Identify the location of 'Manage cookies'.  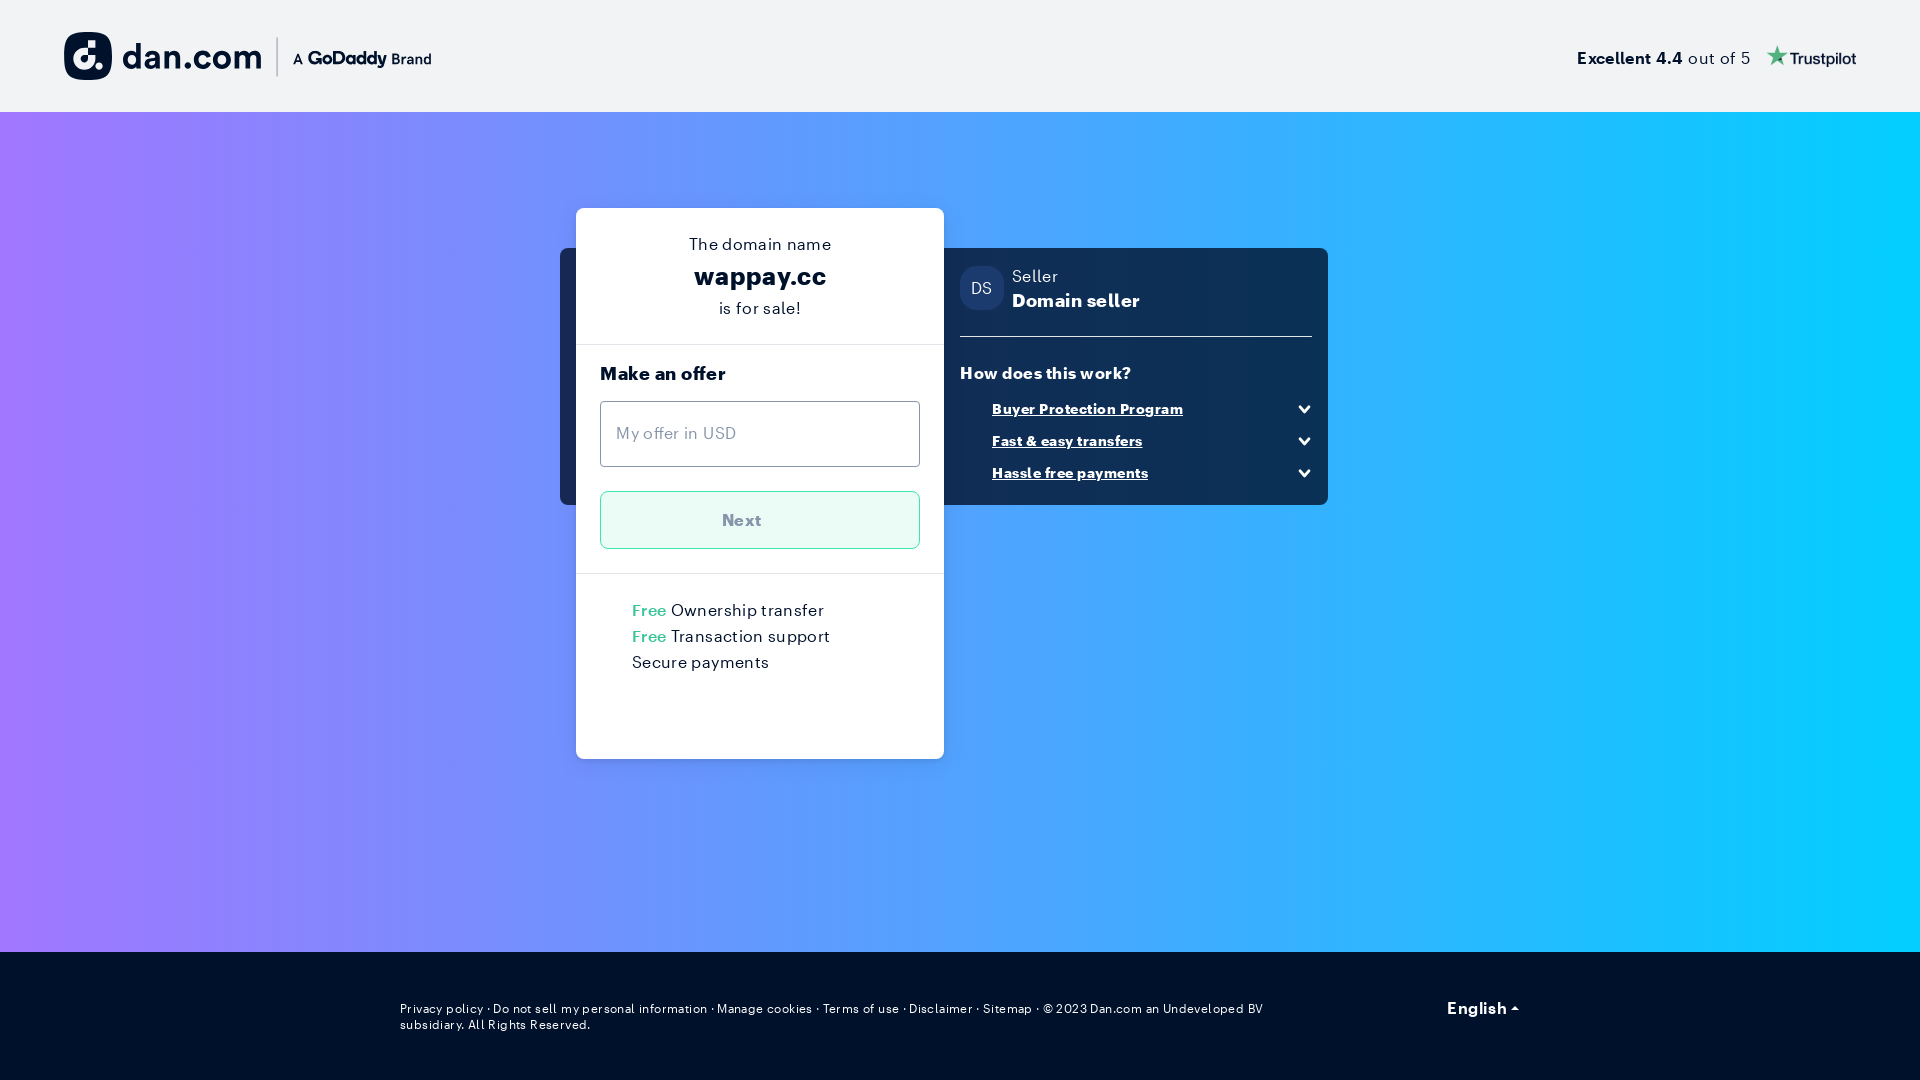
(746, 1007).